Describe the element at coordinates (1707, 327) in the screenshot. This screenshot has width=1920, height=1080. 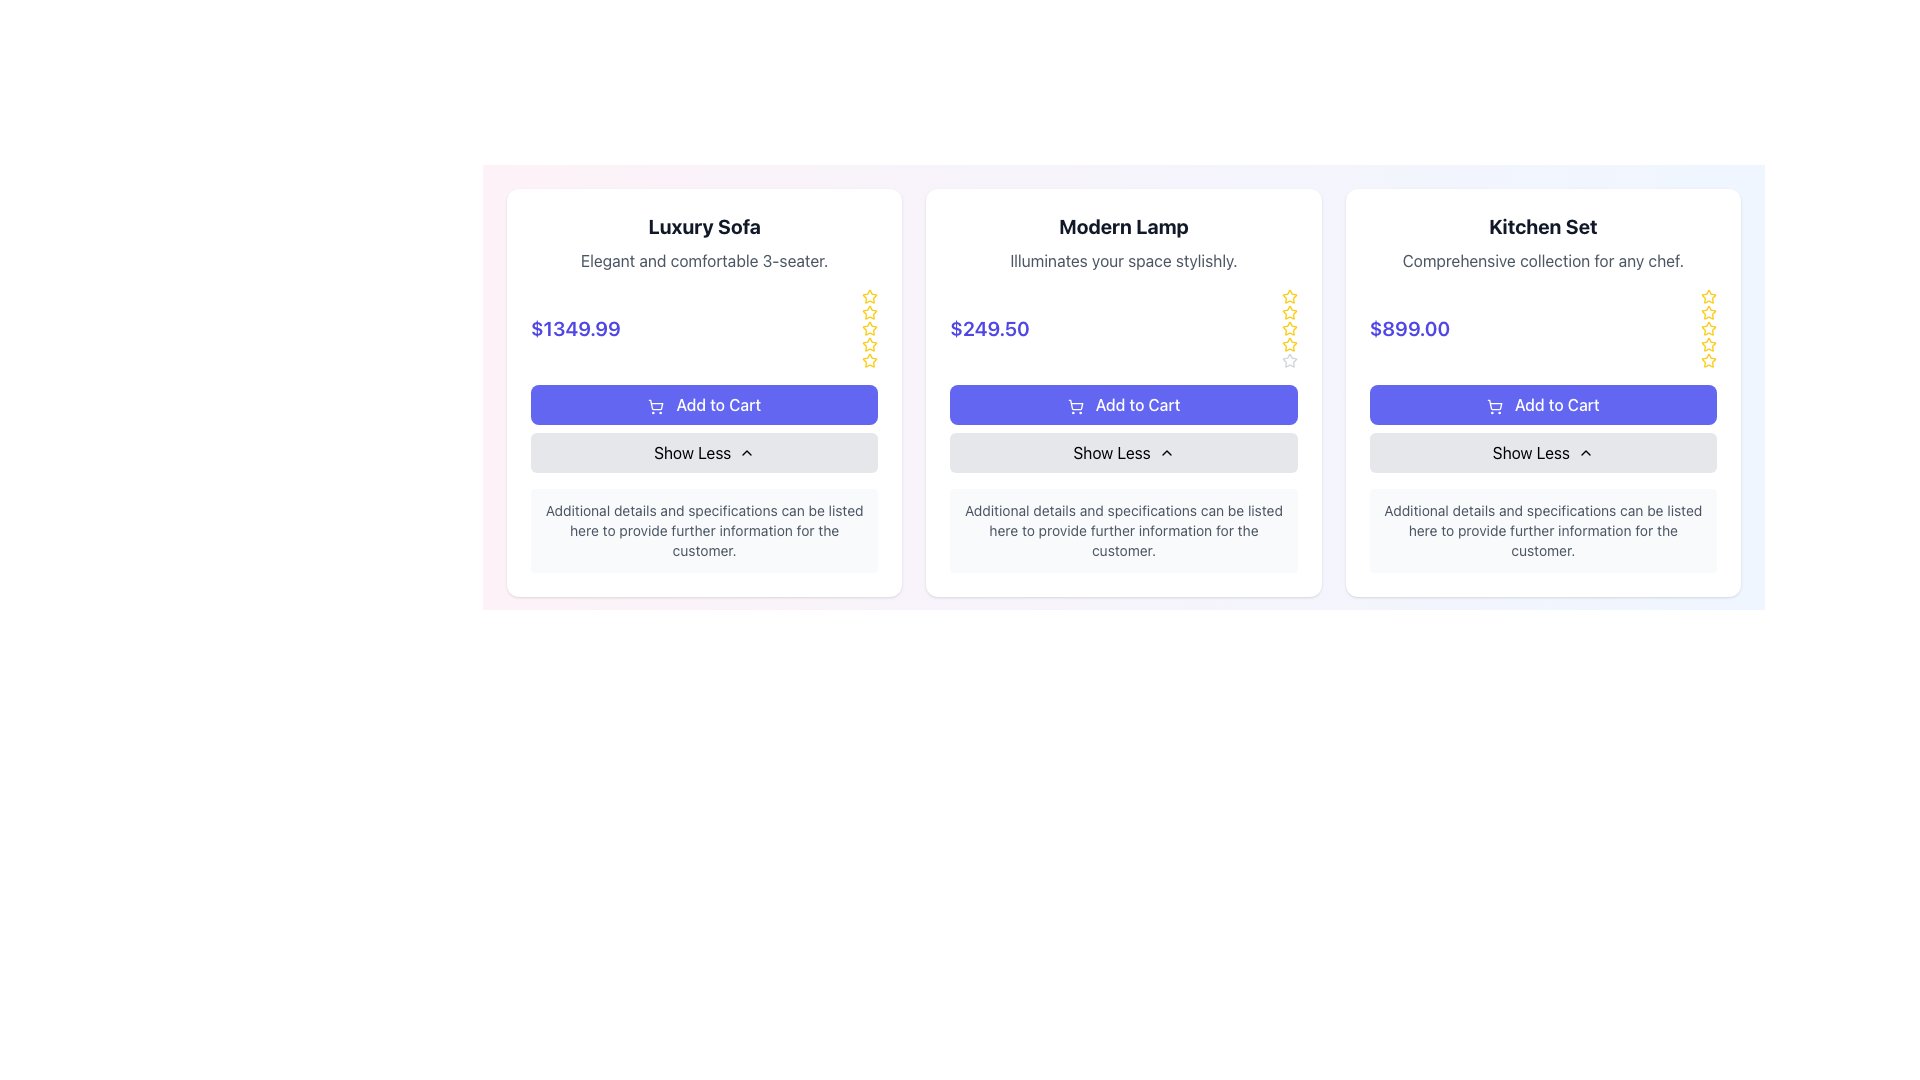
I see `the fourth star-shaped icon with a yellow outline, located next to the text 'Kitchen Set' and below the price '$899.00'` at that location.